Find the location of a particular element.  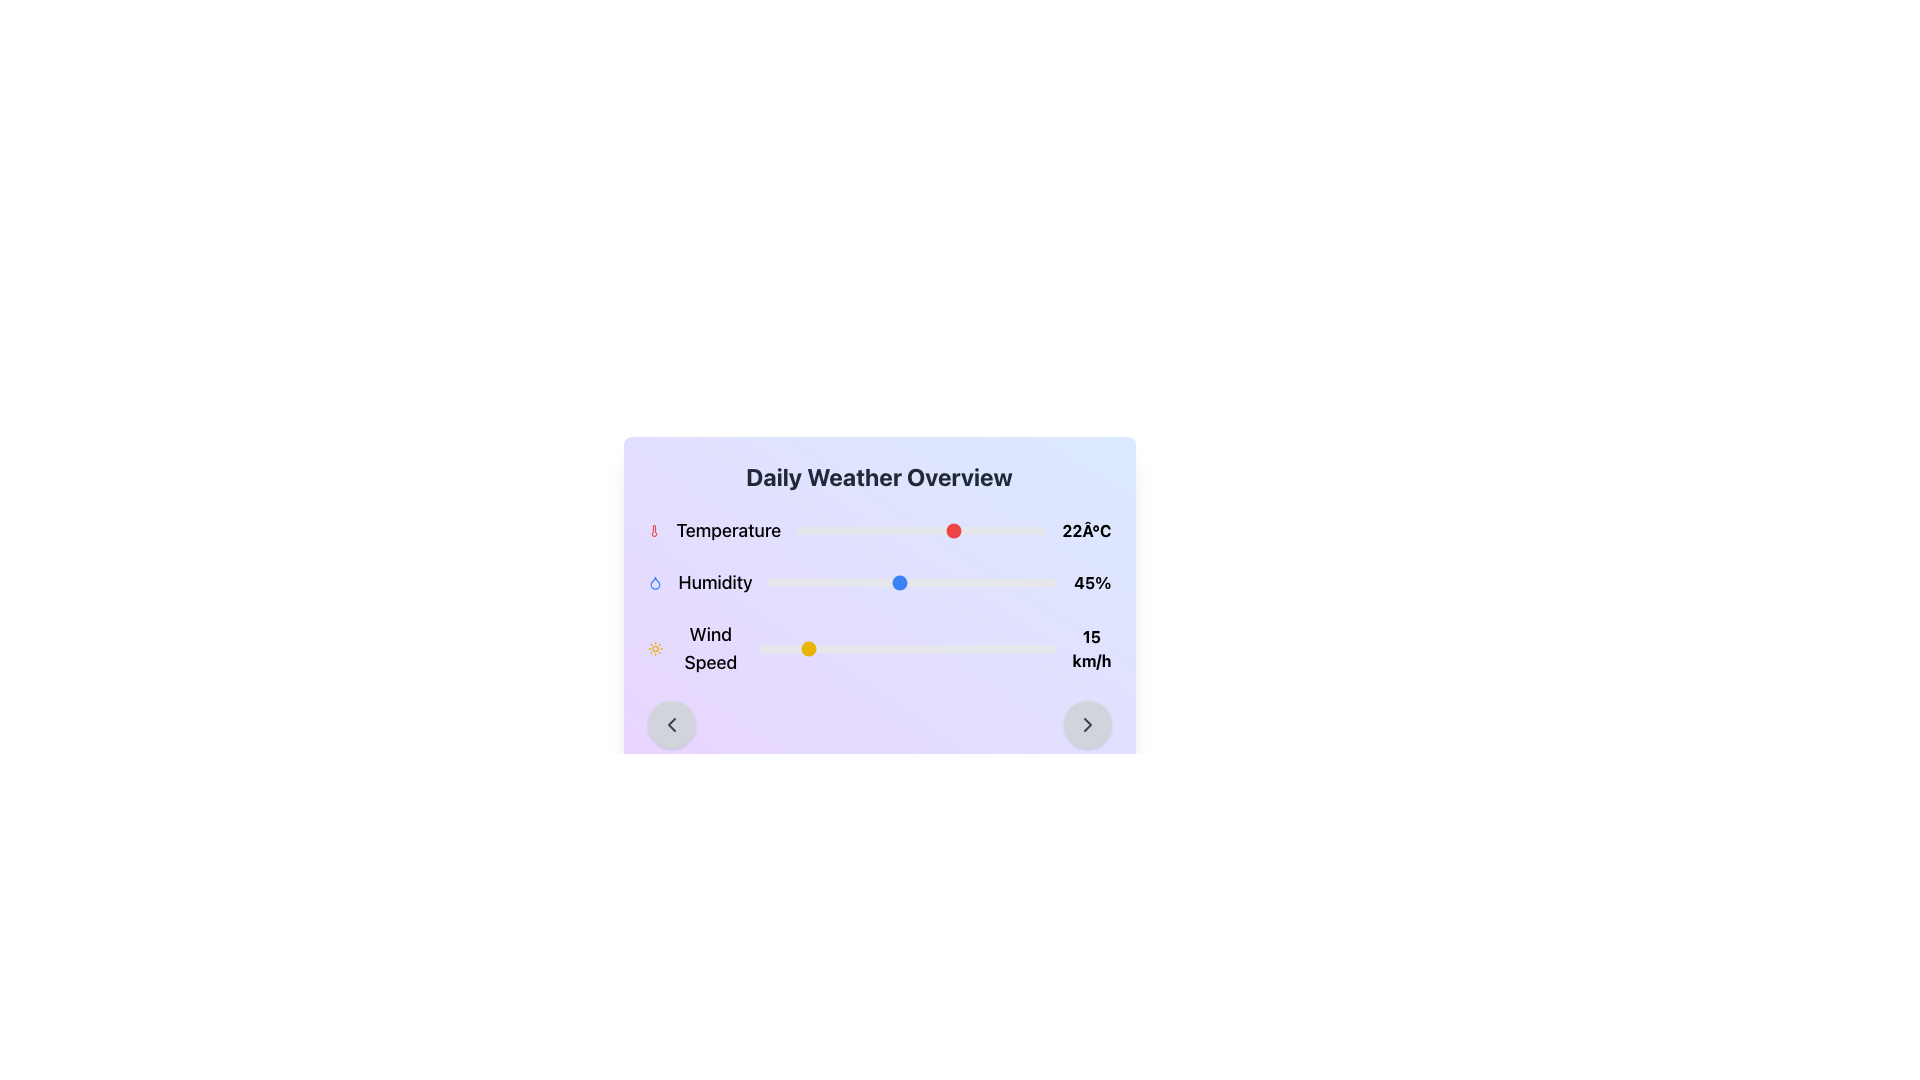

the wind speed is located at coordinates (973, 648).